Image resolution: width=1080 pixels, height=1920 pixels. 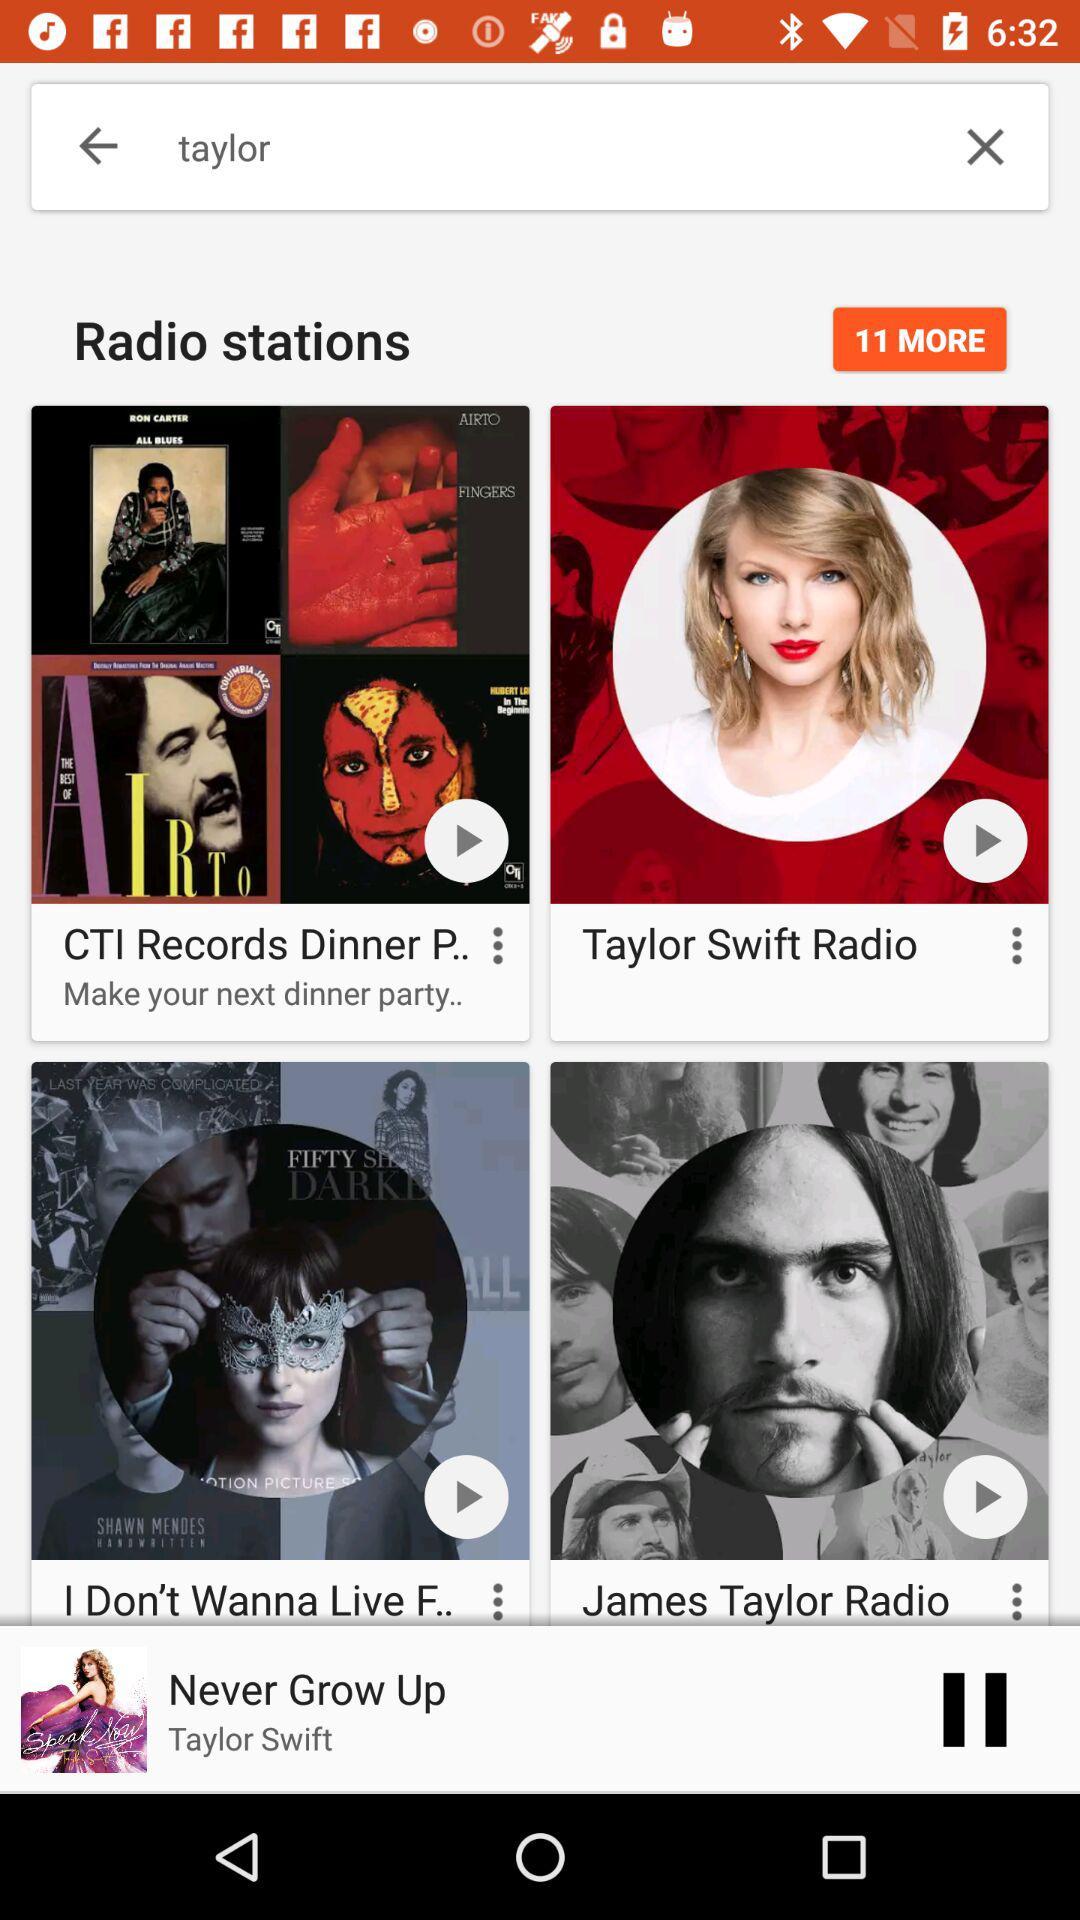 I want to click on icon to the left of taylor icon, so click(x=83, y=146).